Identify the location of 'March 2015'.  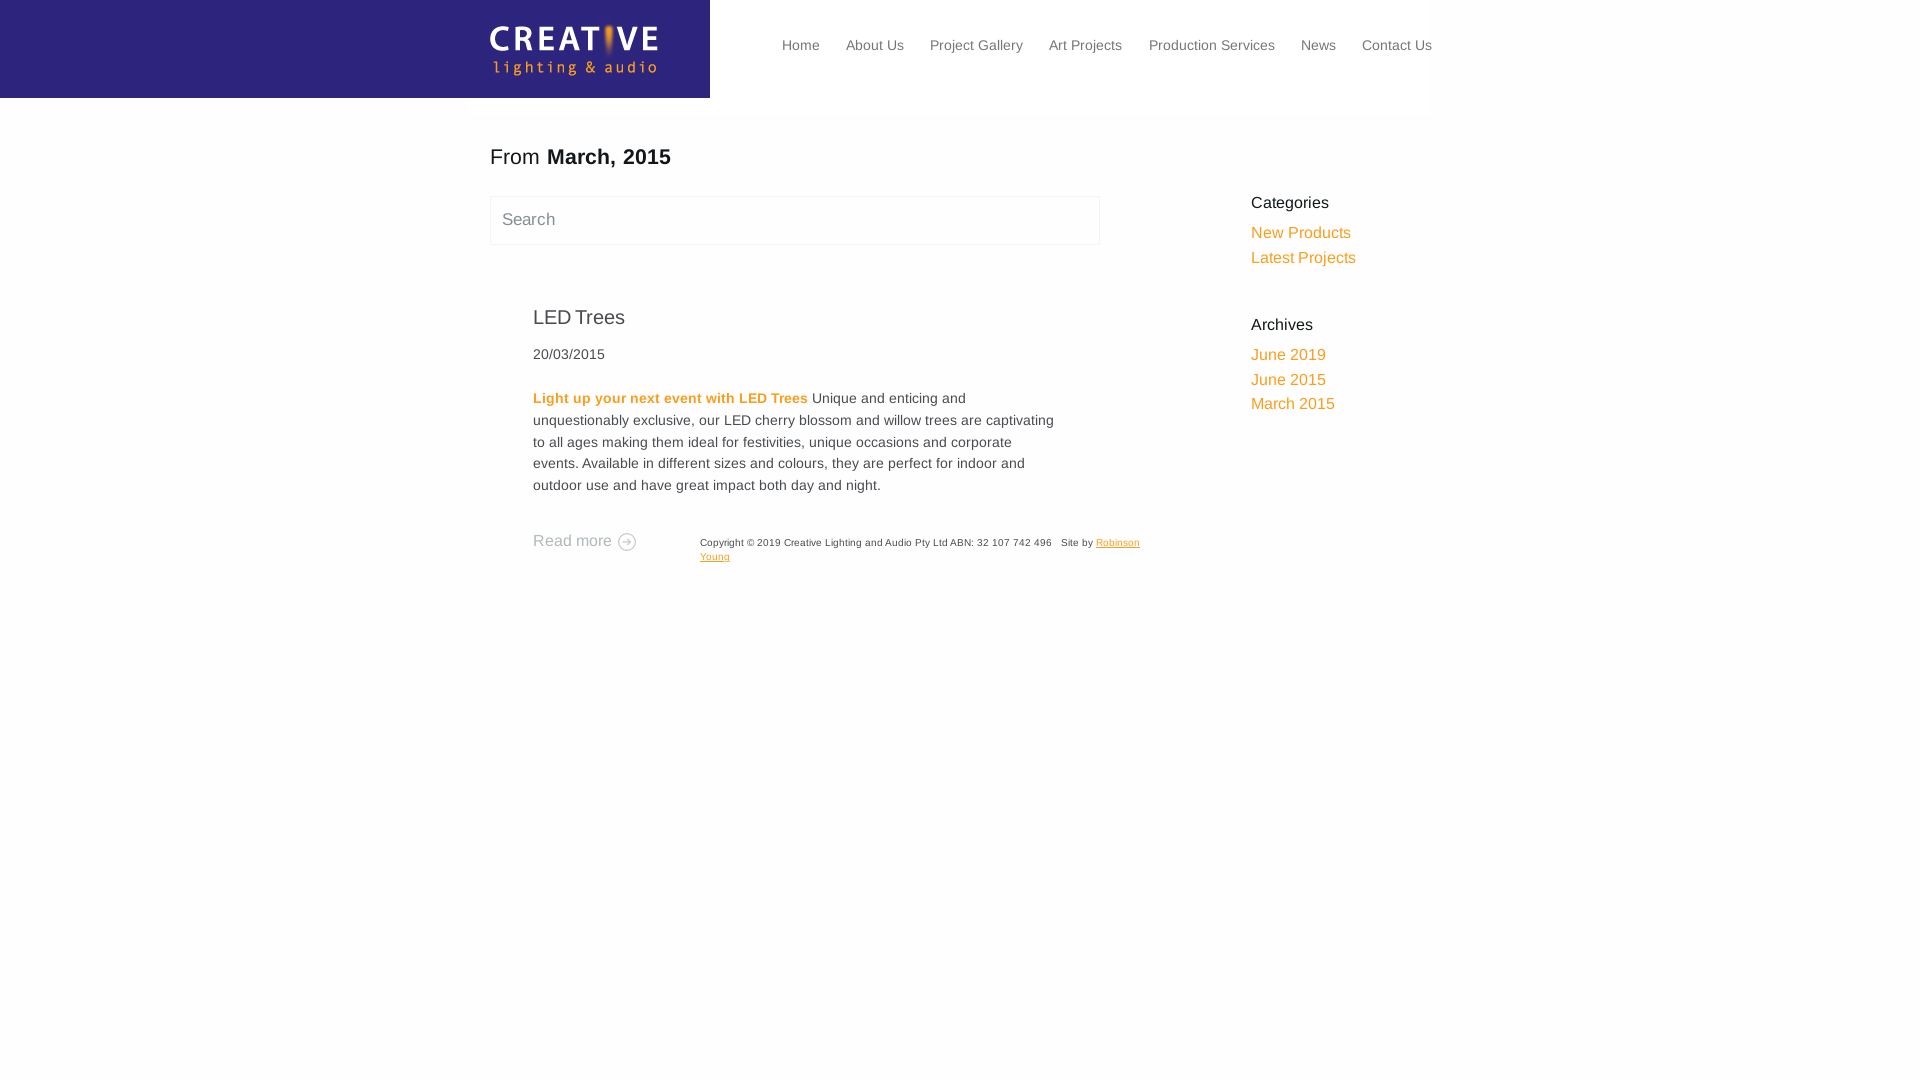
(1292, 403).